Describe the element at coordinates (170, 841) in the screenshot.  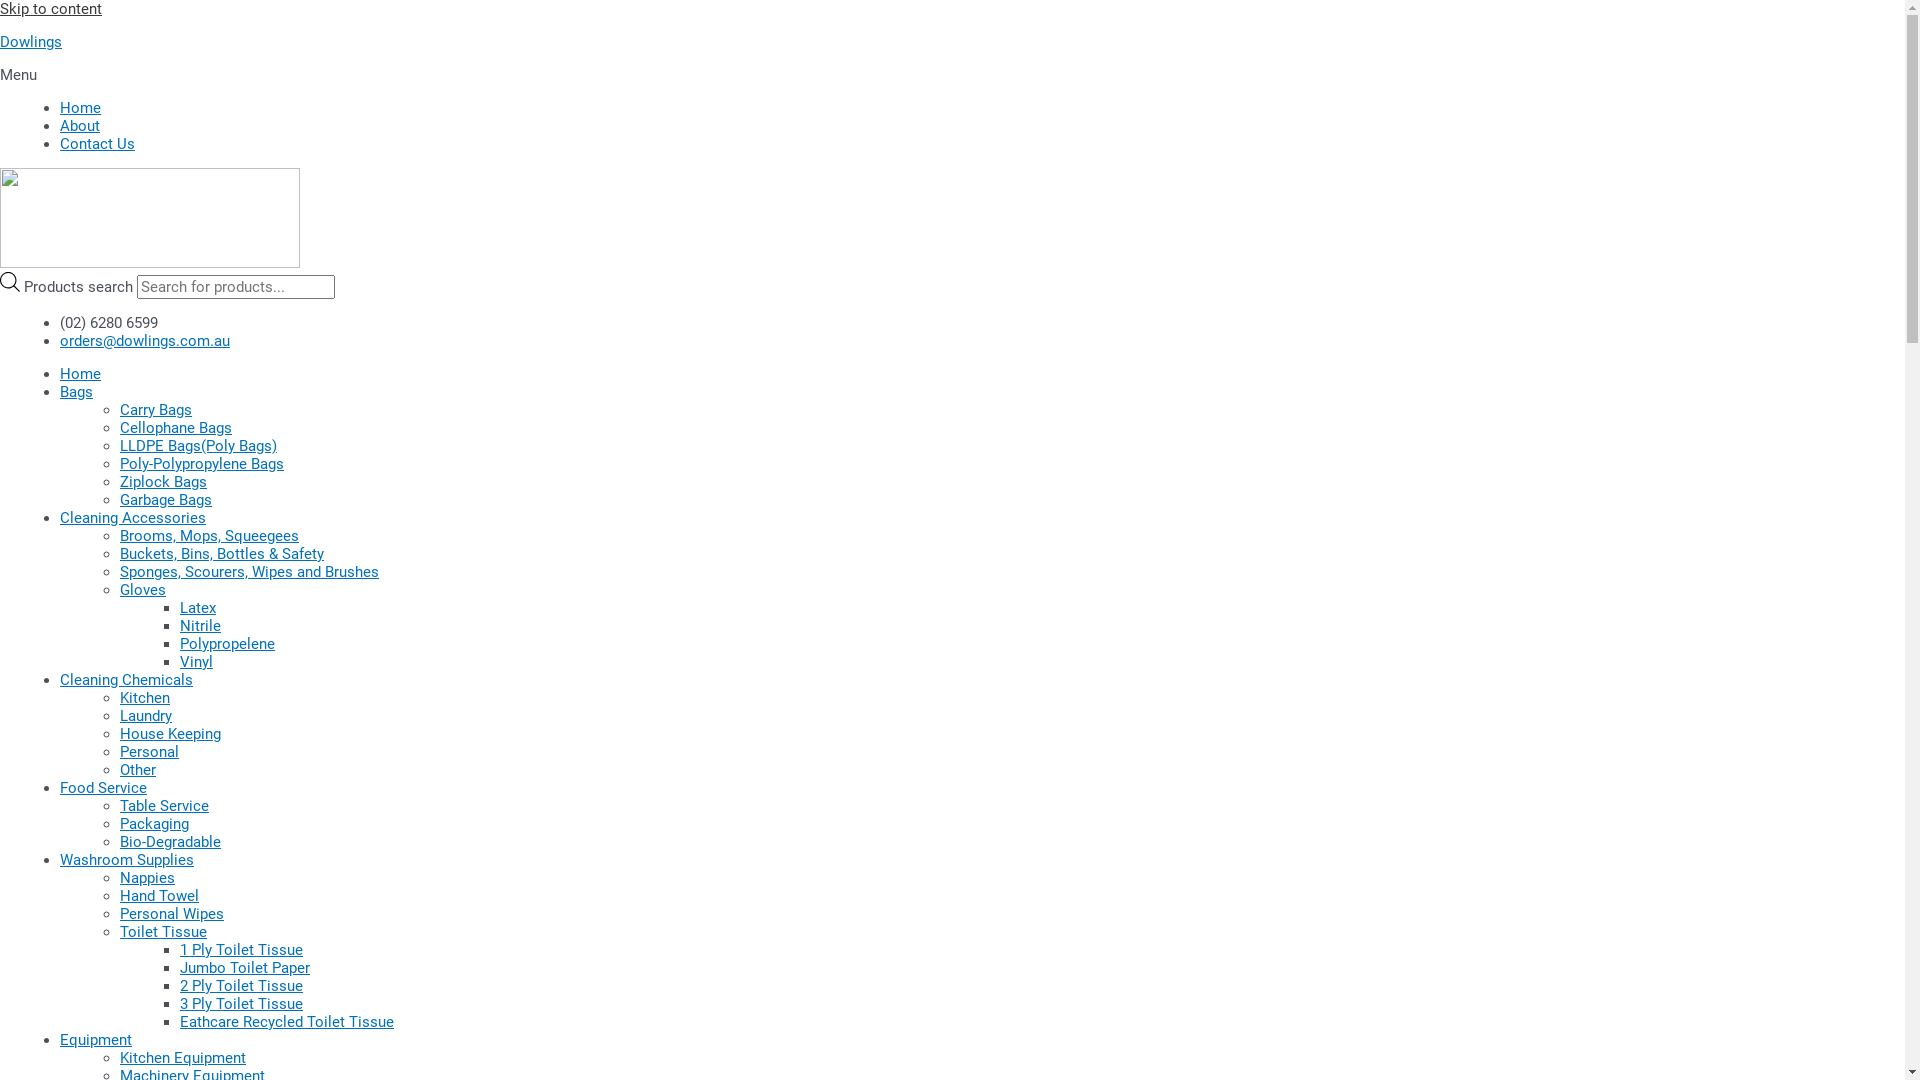
I see `'Bio-Degradable'` at that location.